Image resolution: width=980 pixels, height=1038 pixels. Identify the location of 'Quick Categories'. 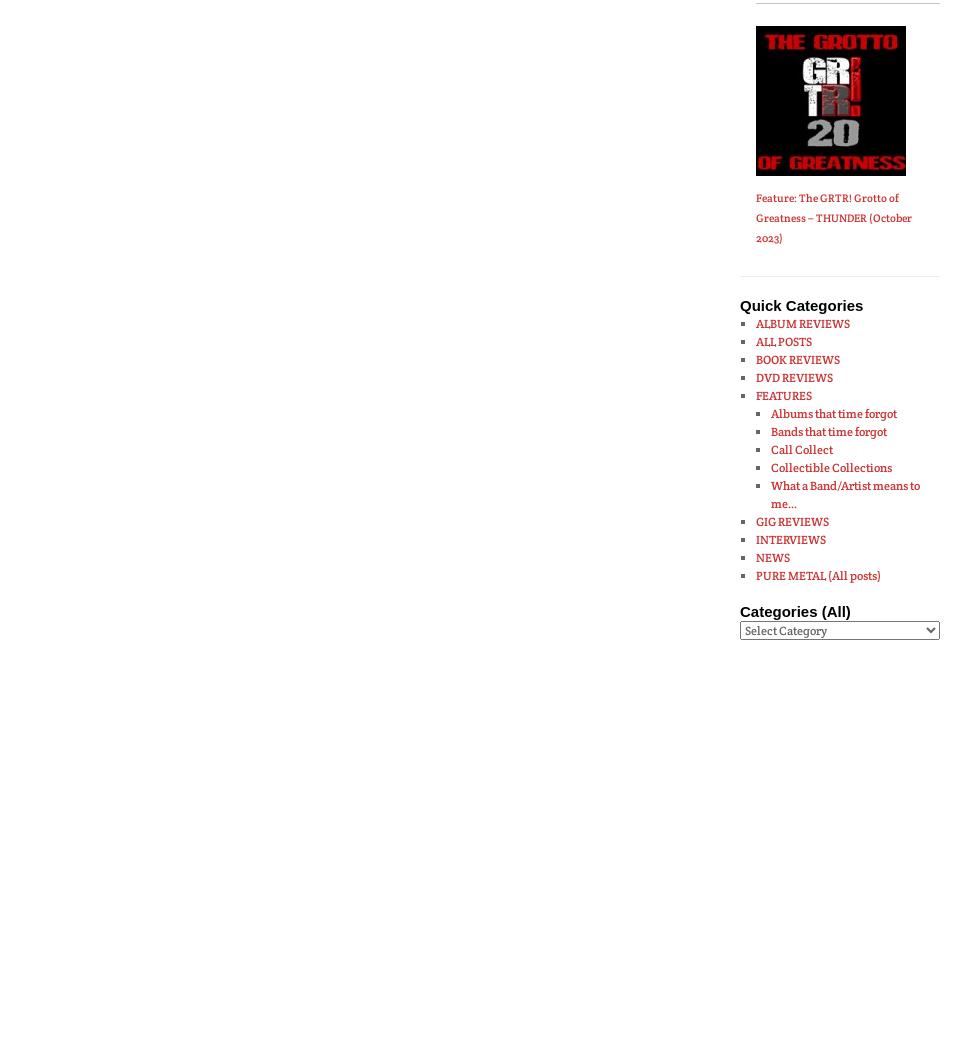
(739, 304).